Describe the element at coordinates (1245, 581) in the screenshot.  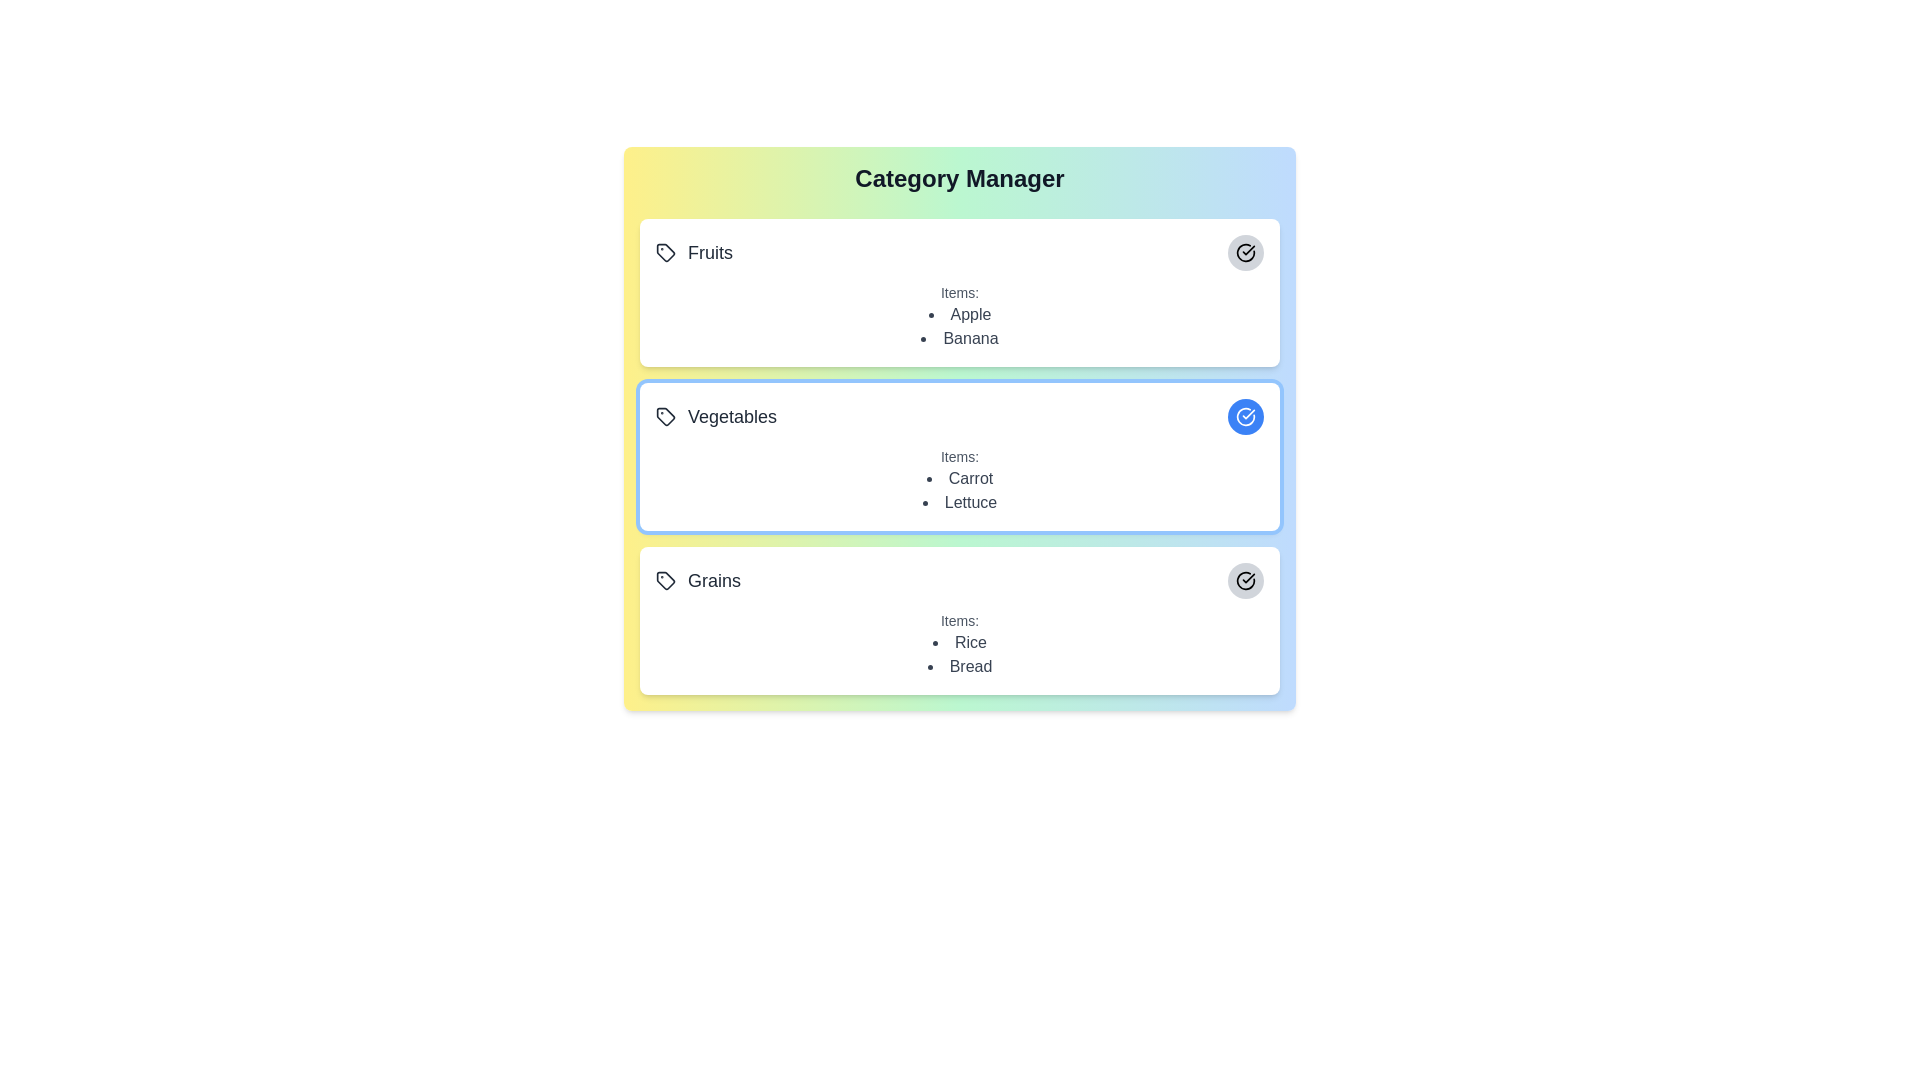
I see `the category Grains by clicking its associated button` at that location.